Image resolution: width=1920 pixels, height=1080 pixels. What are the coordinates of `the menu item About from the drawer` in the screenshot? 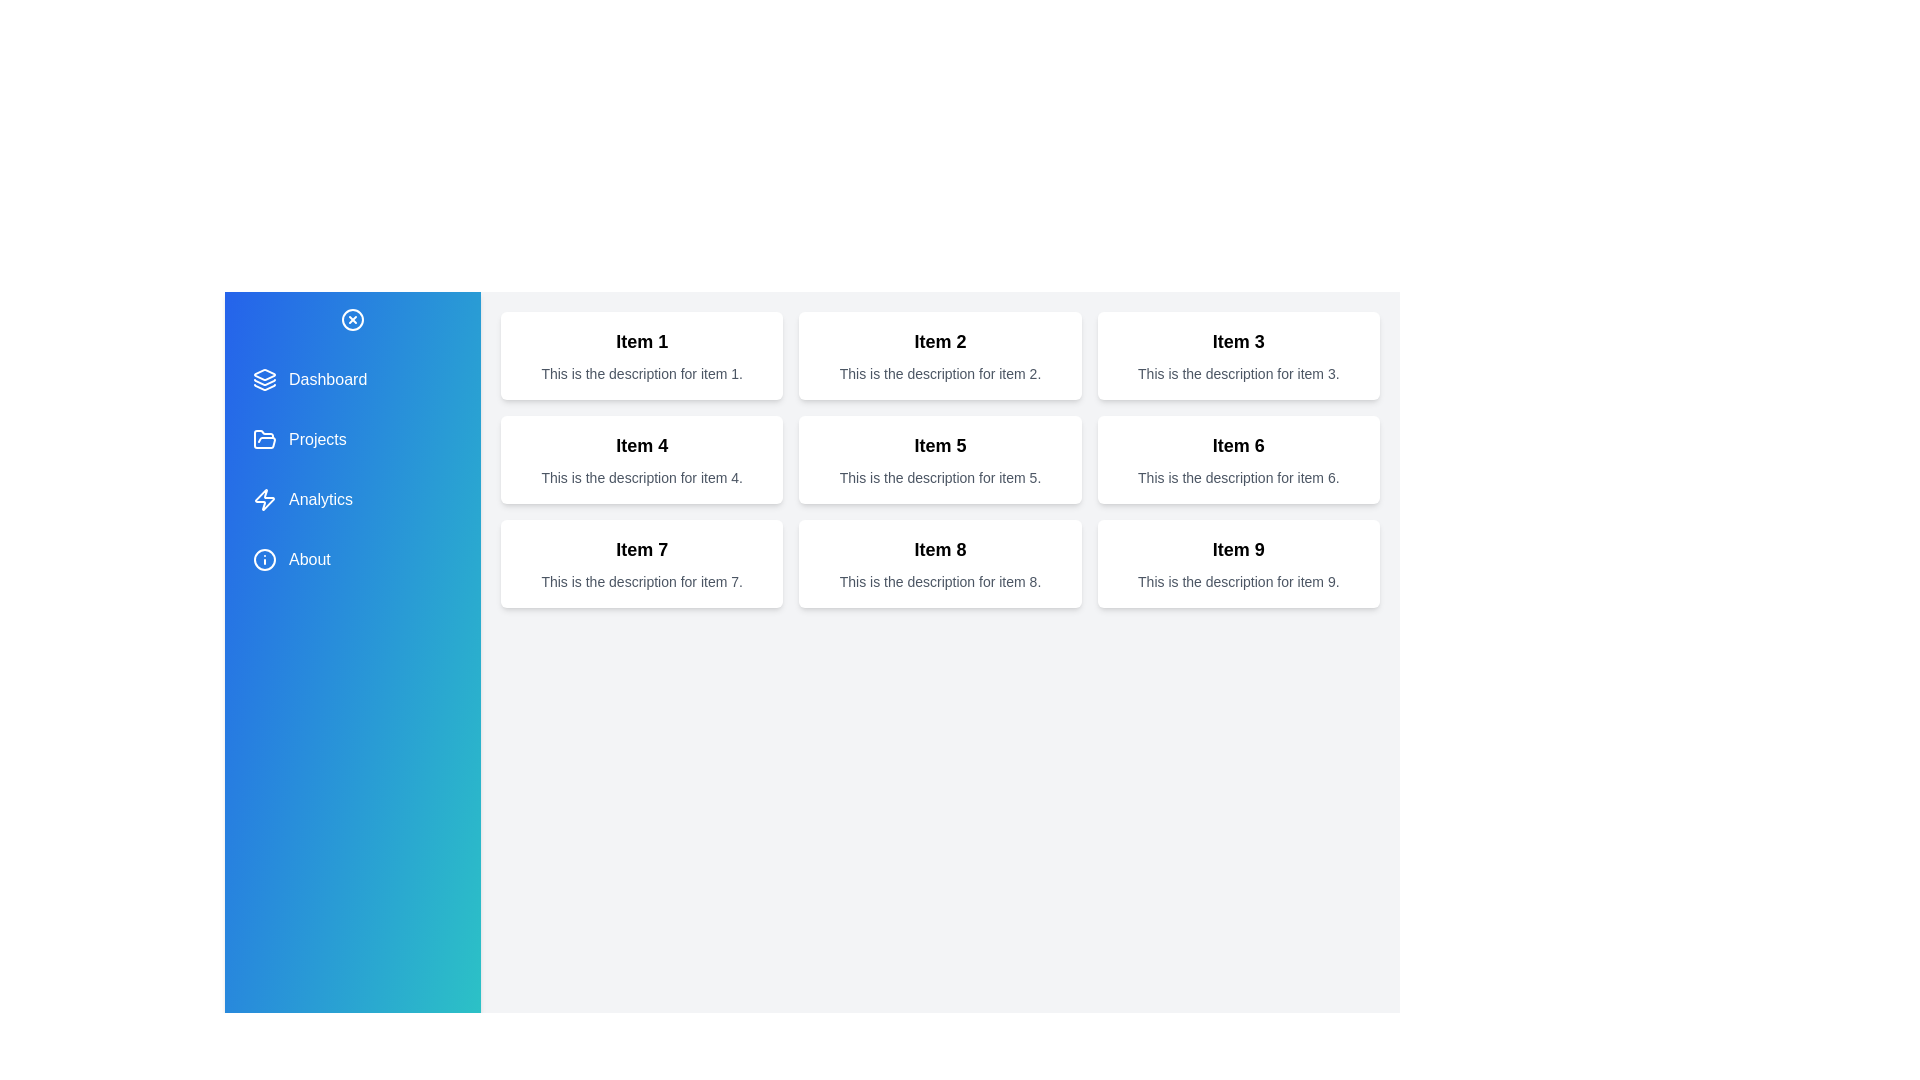 It's located at (353, 559).